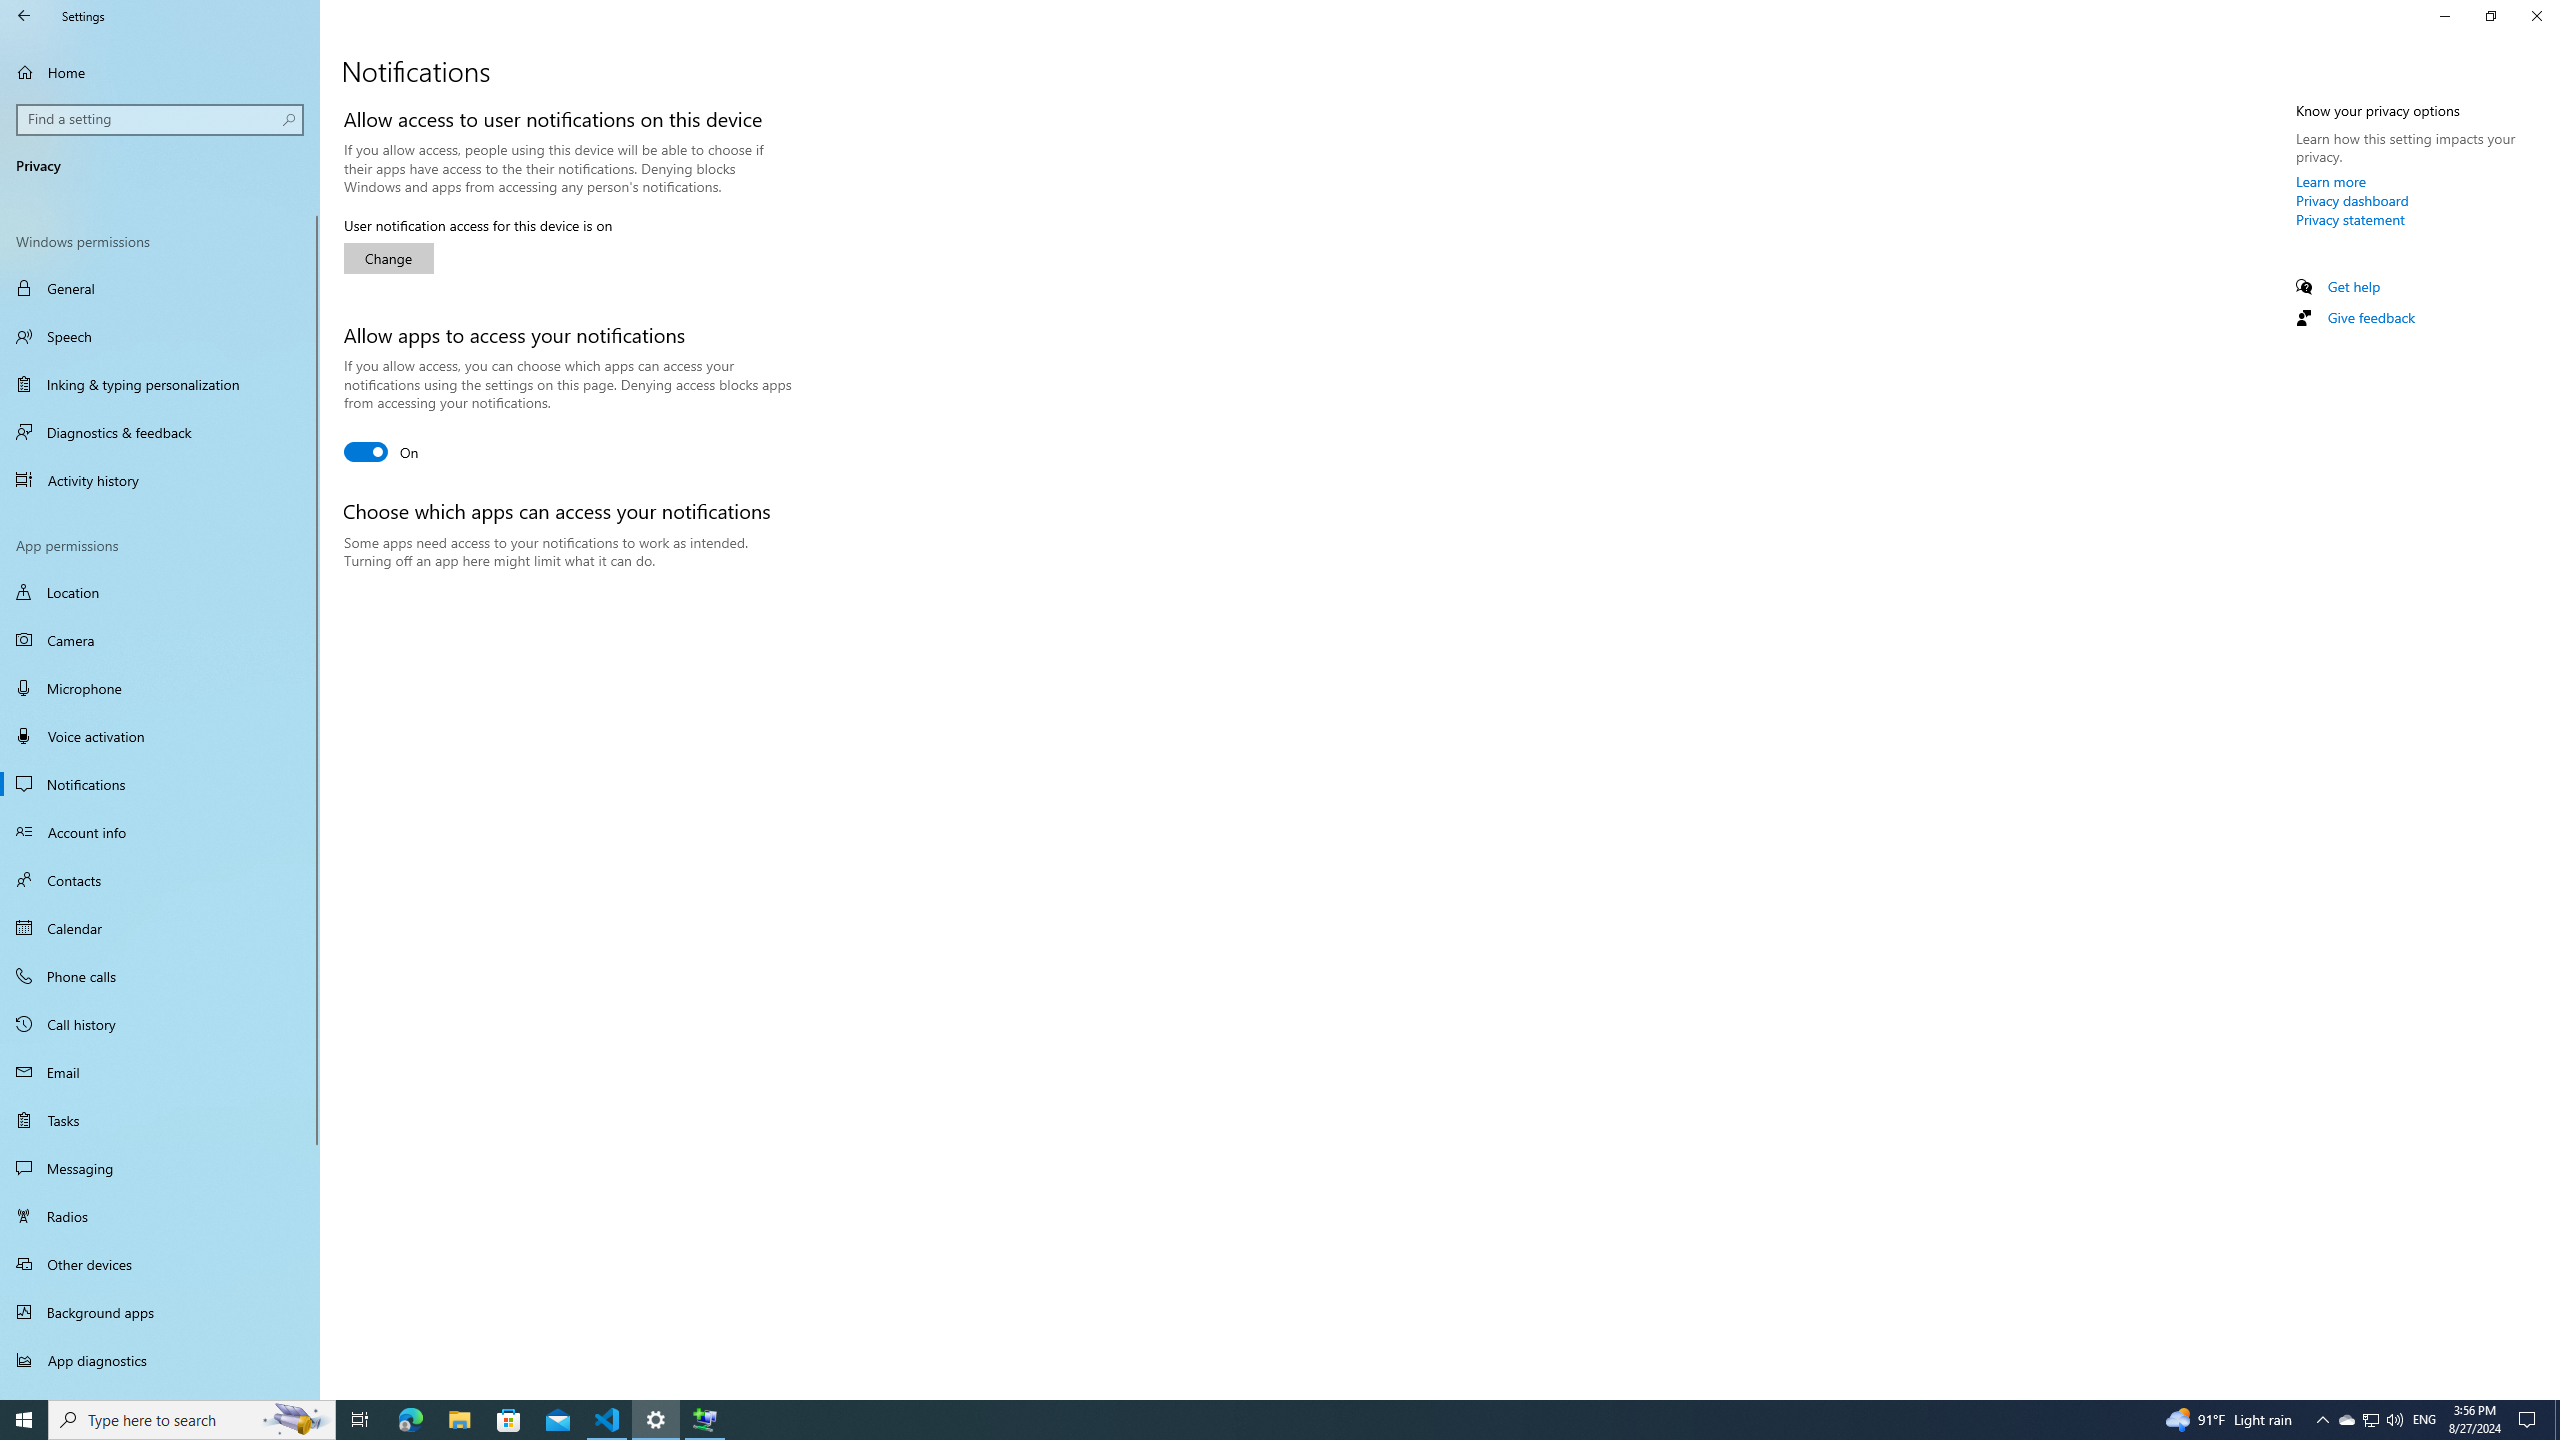  Describe the element at coordinates (159, 479) in the screenshot. I see `'Activity history'` at that location.